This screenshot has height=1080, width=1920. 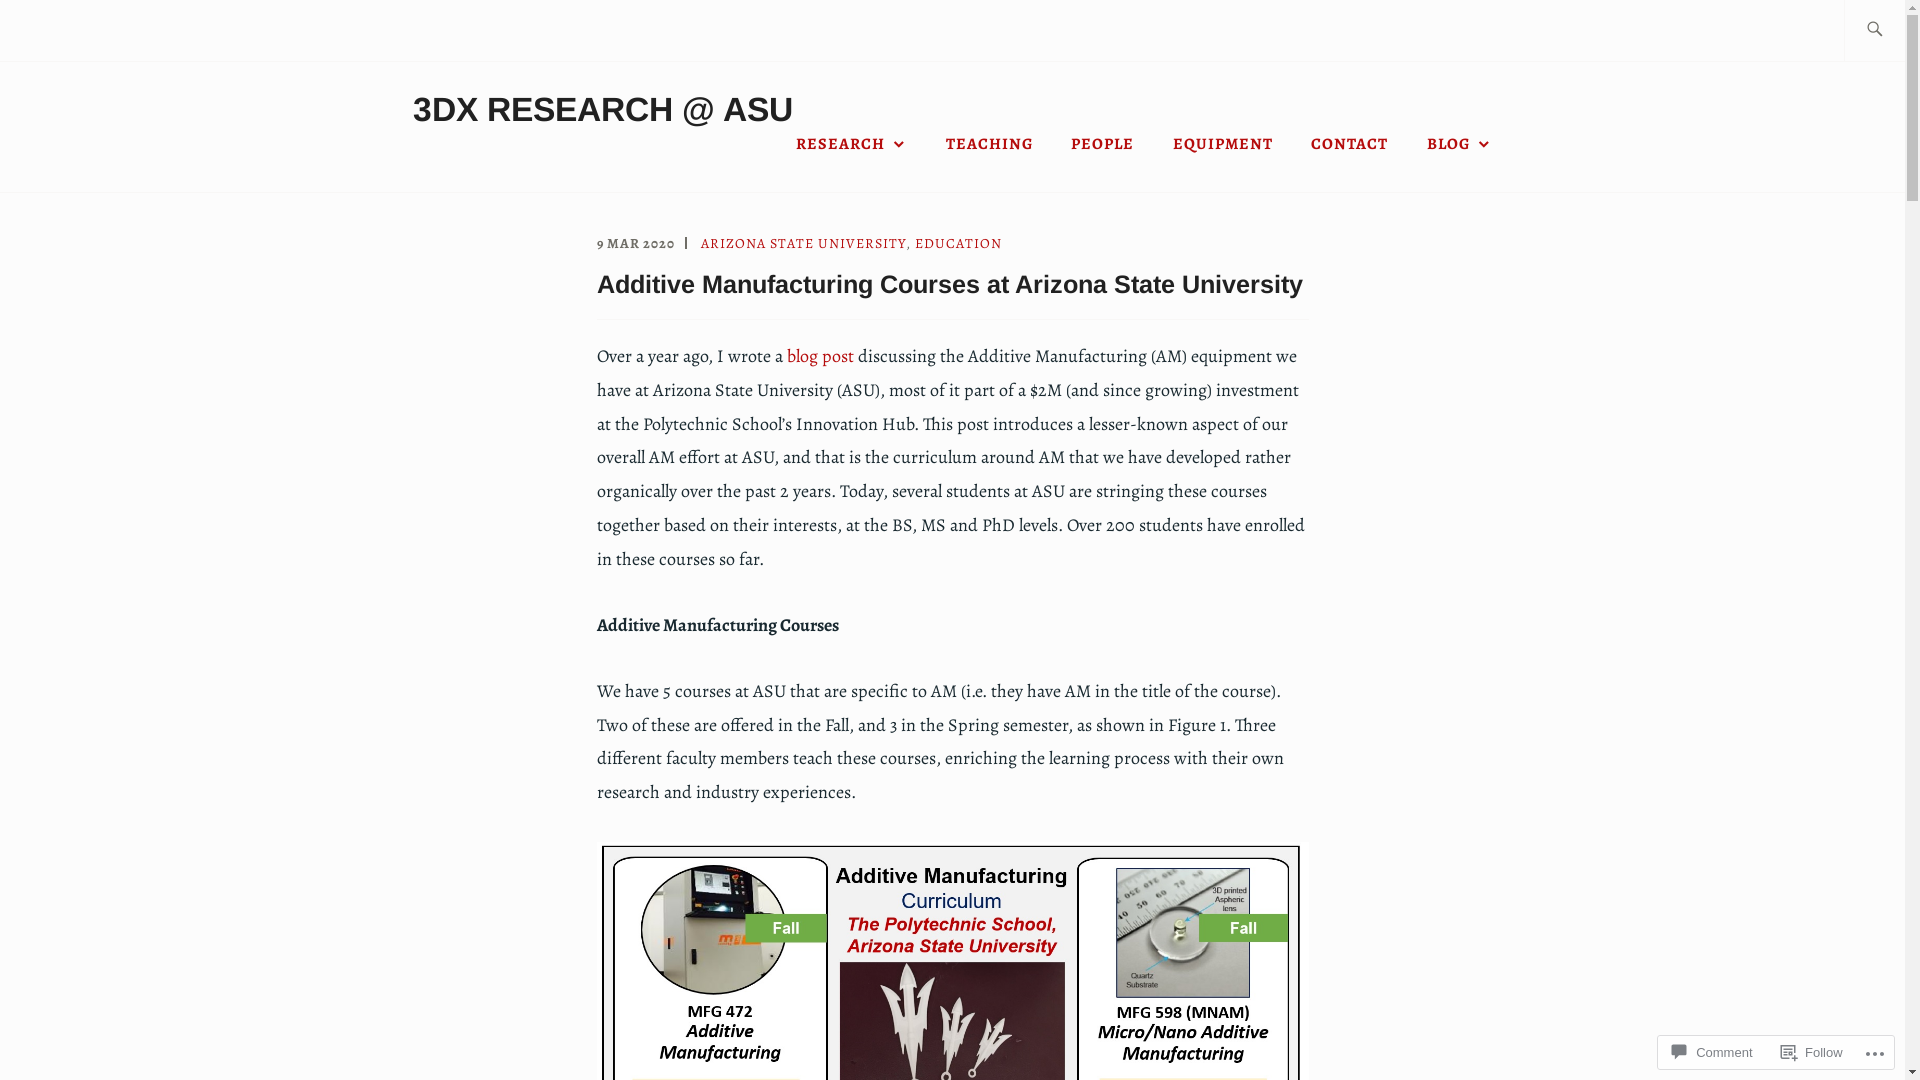 What do you see at coordinates (58, 29) in the screenshot?
I see `'Search'` at bounding box center [58, 29].